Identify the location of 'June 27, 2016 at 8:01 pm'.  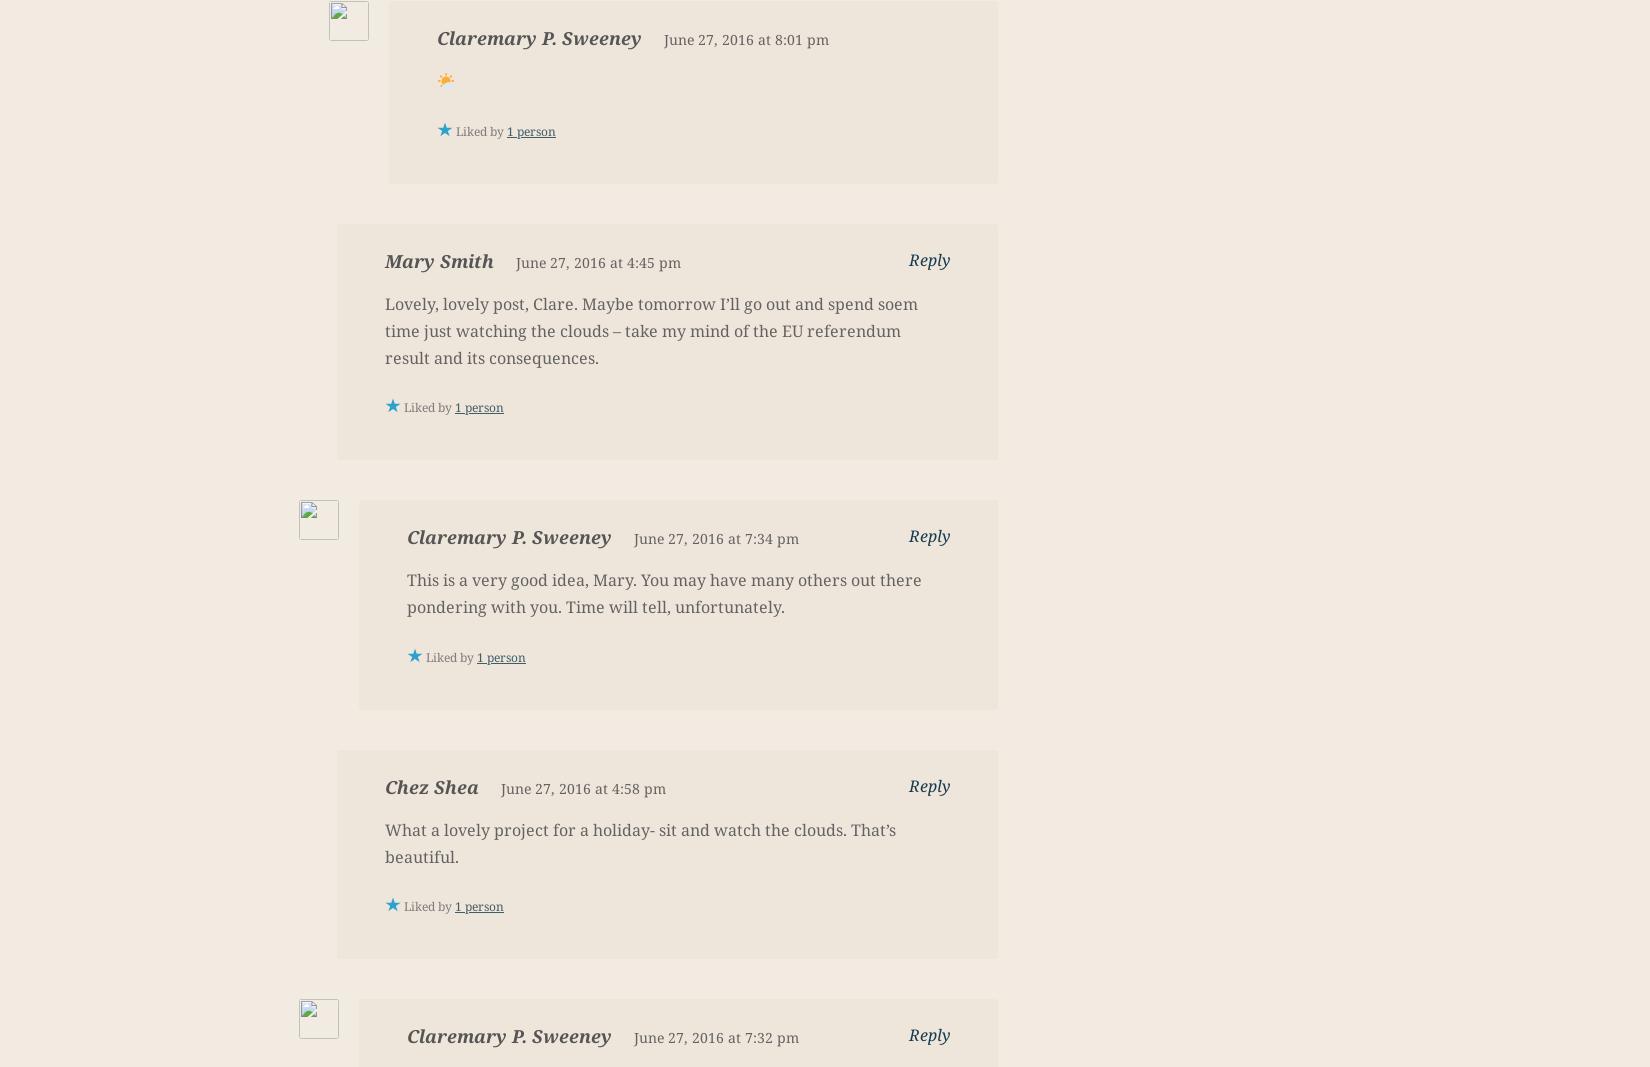
(662, 38).